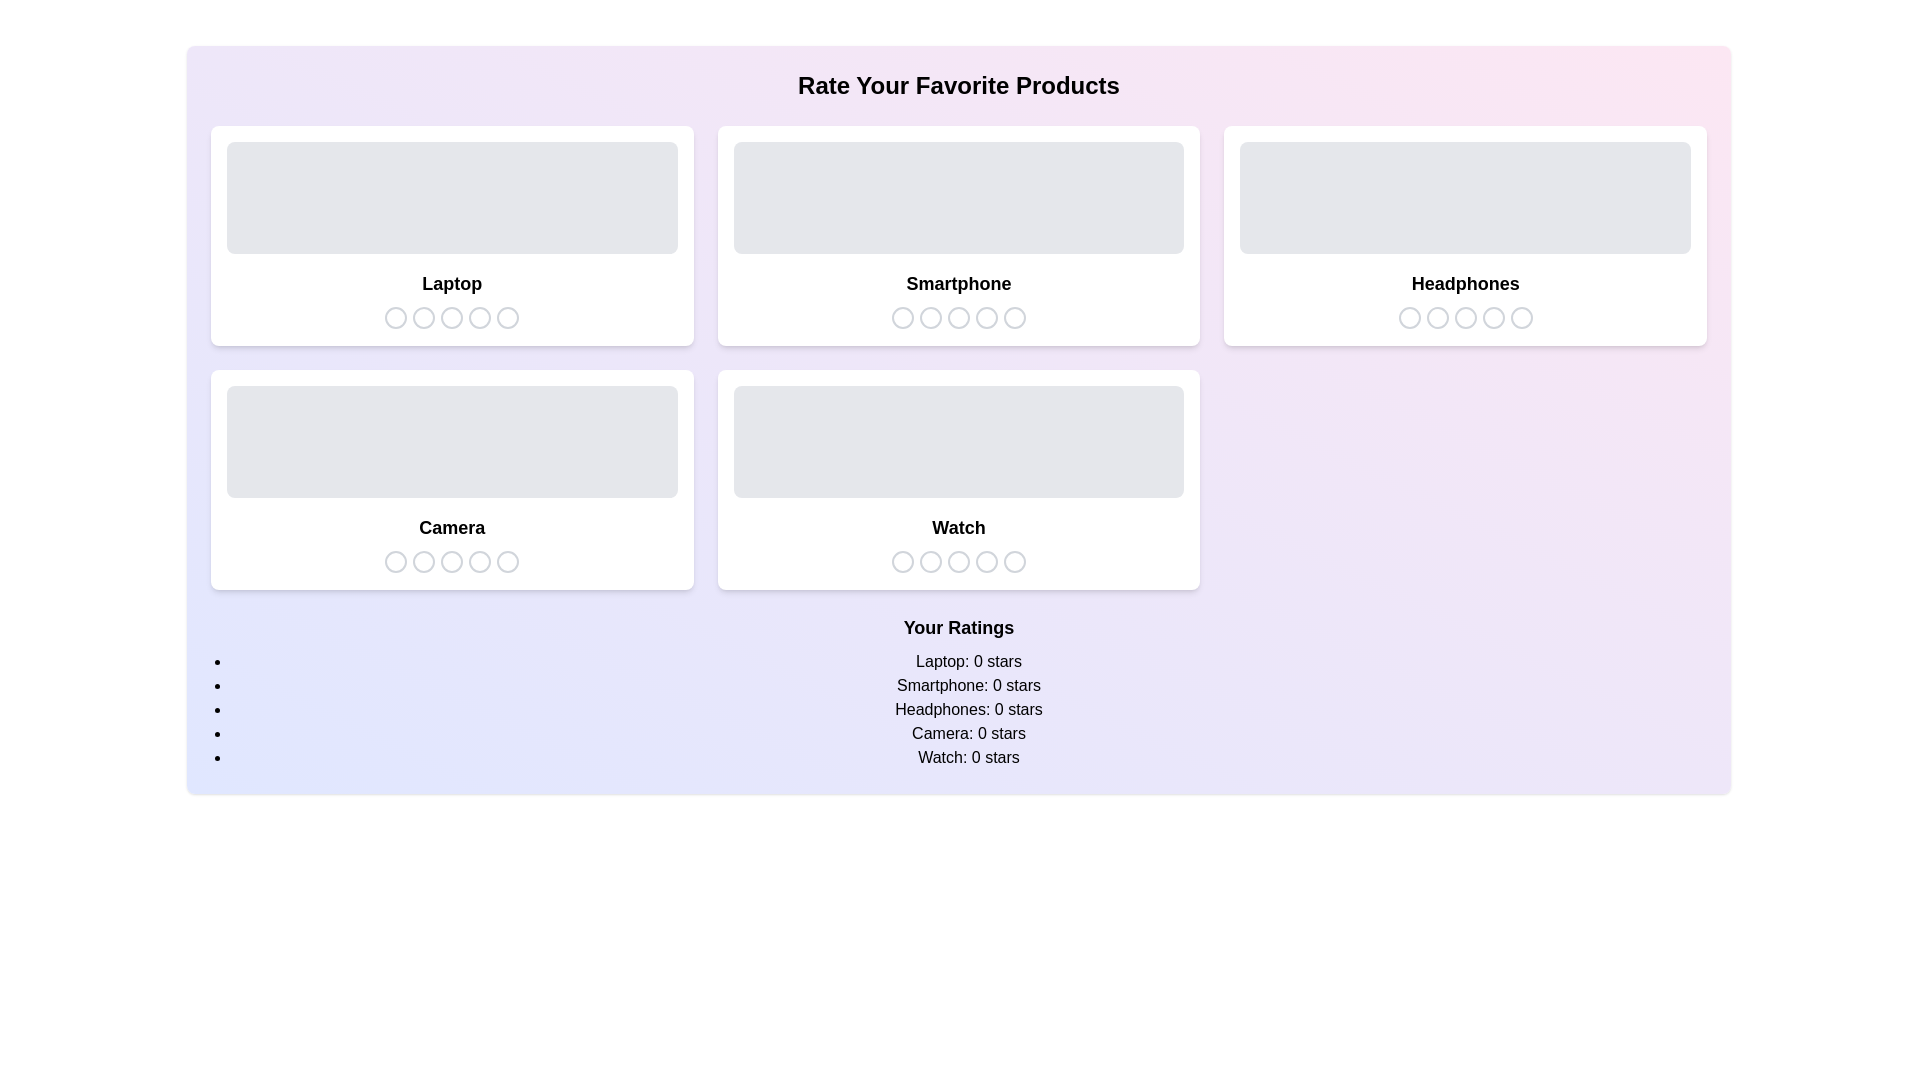 The height and width of the screenshot is (1080, 1920). I want to click on the star icon to set the rating for the selected product category to 5 stars, so click(508, 316).